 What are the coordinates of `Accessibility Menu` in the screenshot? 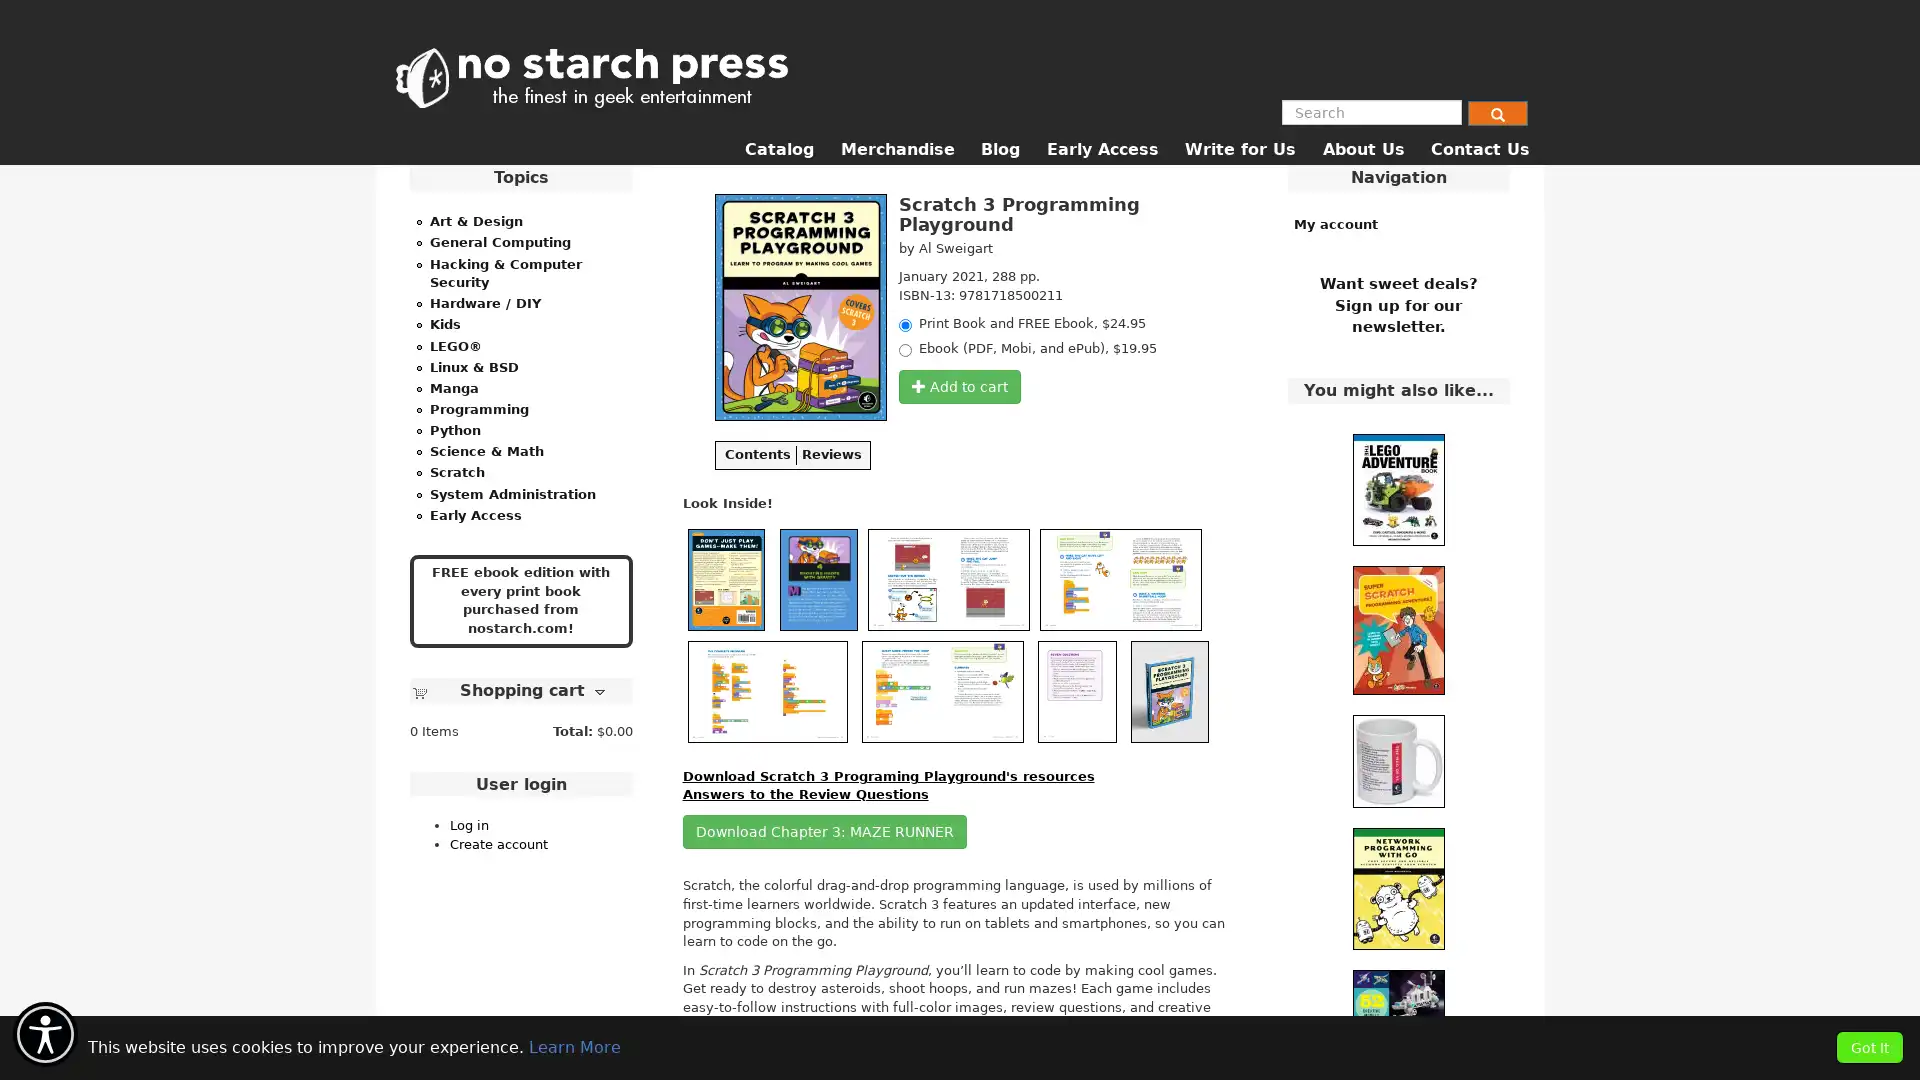 It's located at (45, 1034).